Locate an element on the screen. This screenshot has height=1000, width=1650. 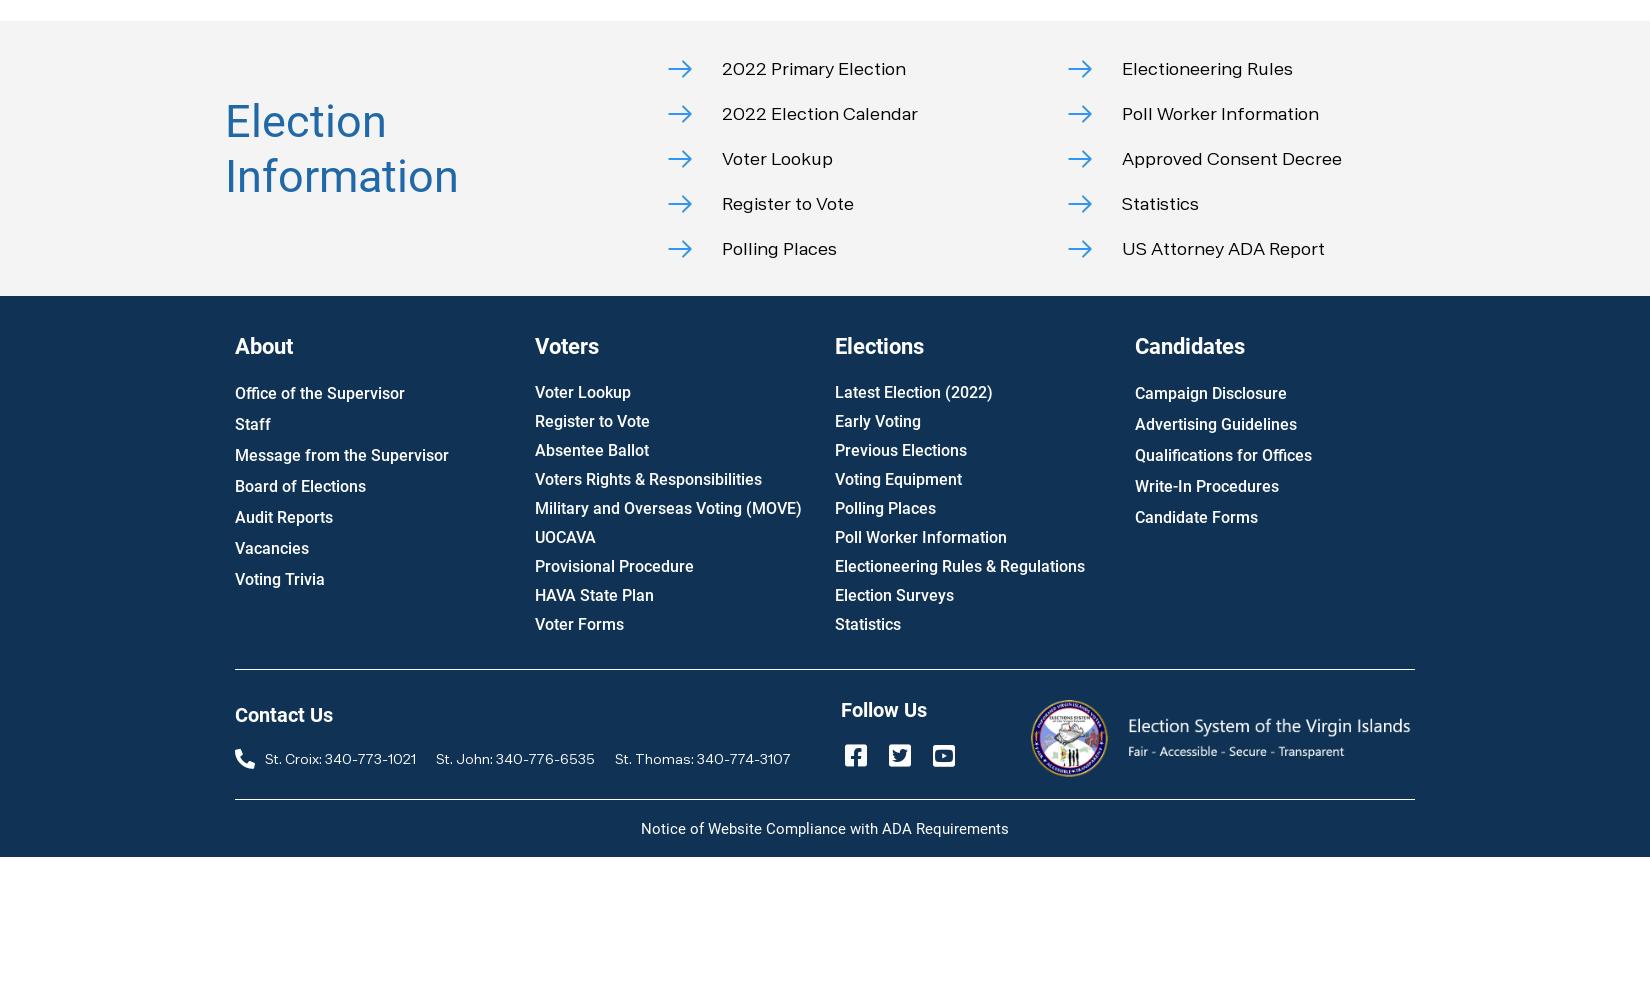
'Write-In Procedures' is located at coordinates (1206, 485).